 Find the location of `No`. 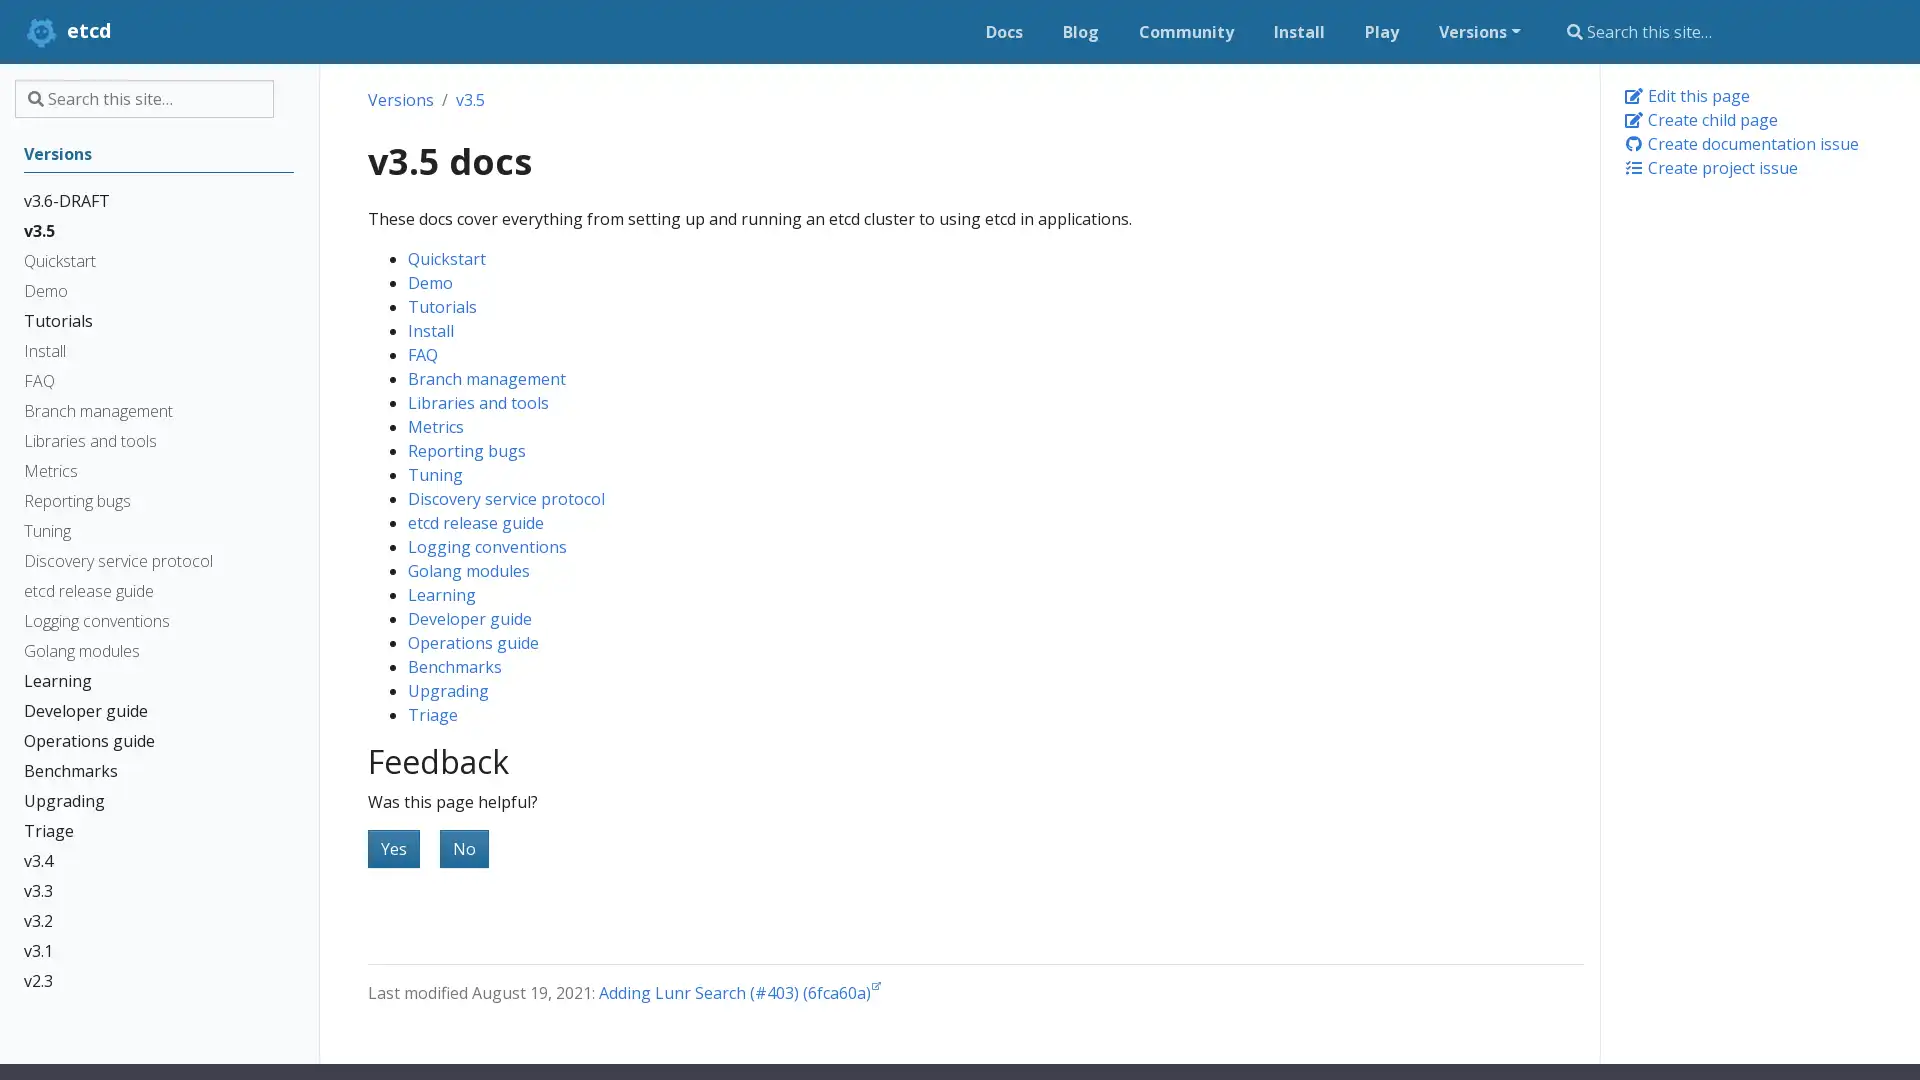

No is located at coordinates (462, 848).